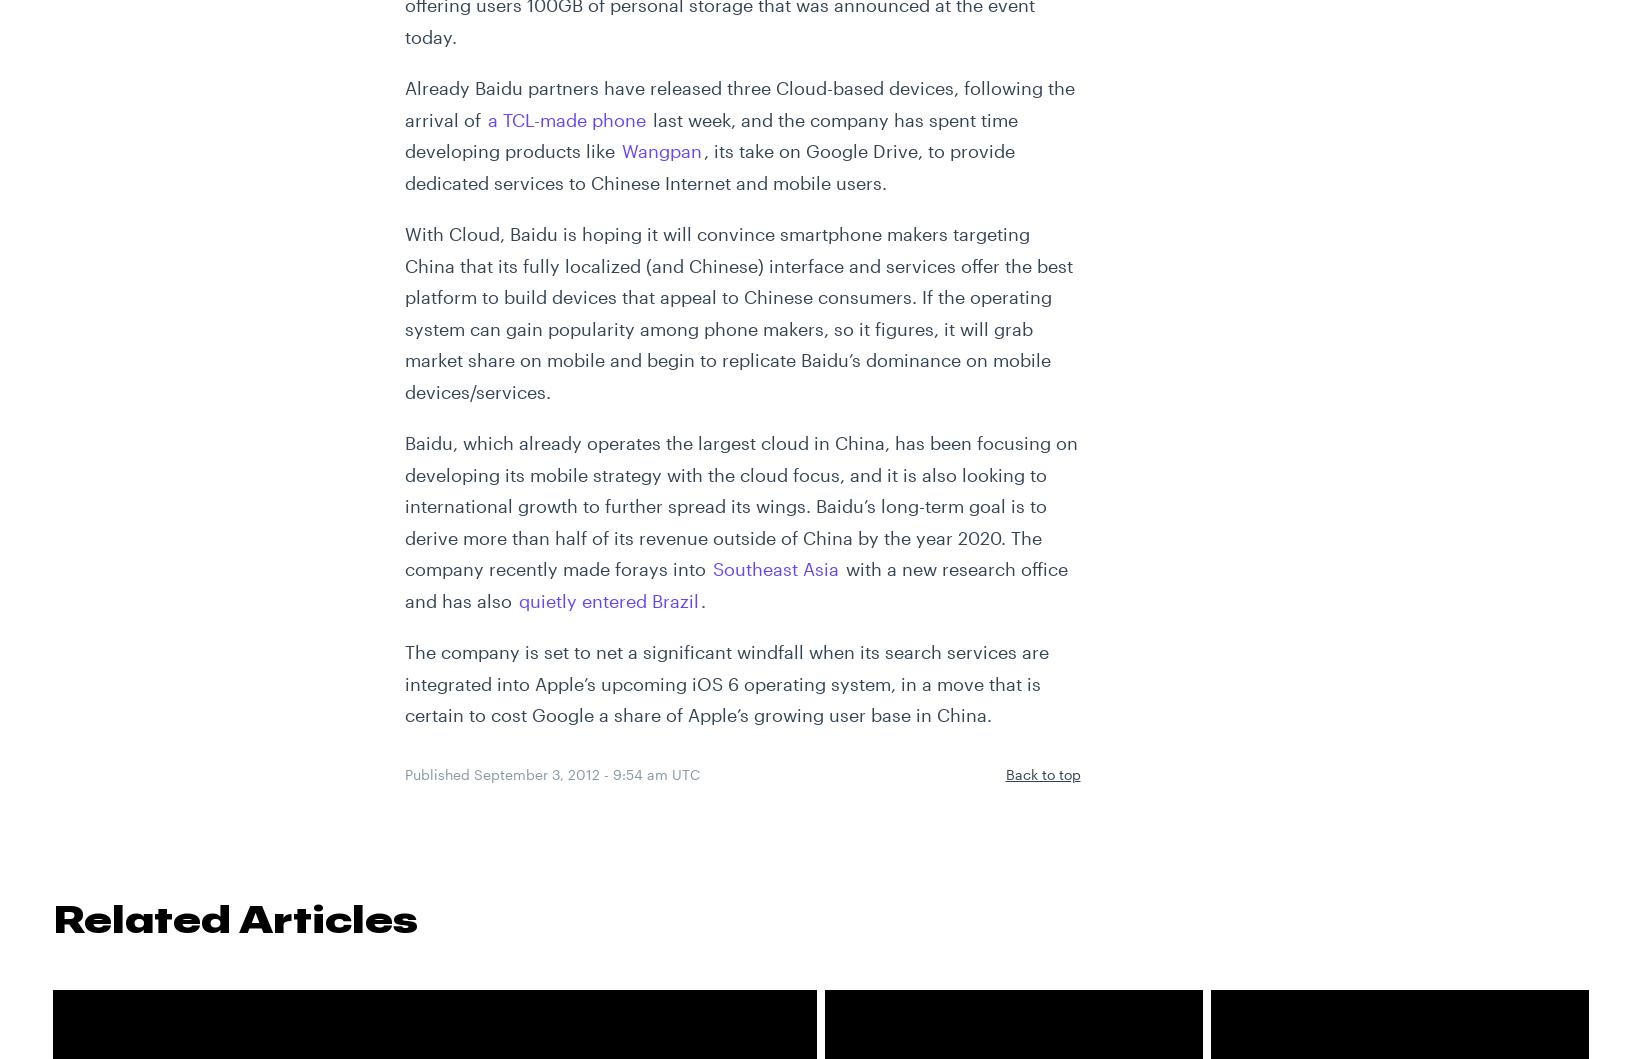 The height and width of the screenshot is (1059, 1641). I want to click on 'Related Articles', so click(233, 918).